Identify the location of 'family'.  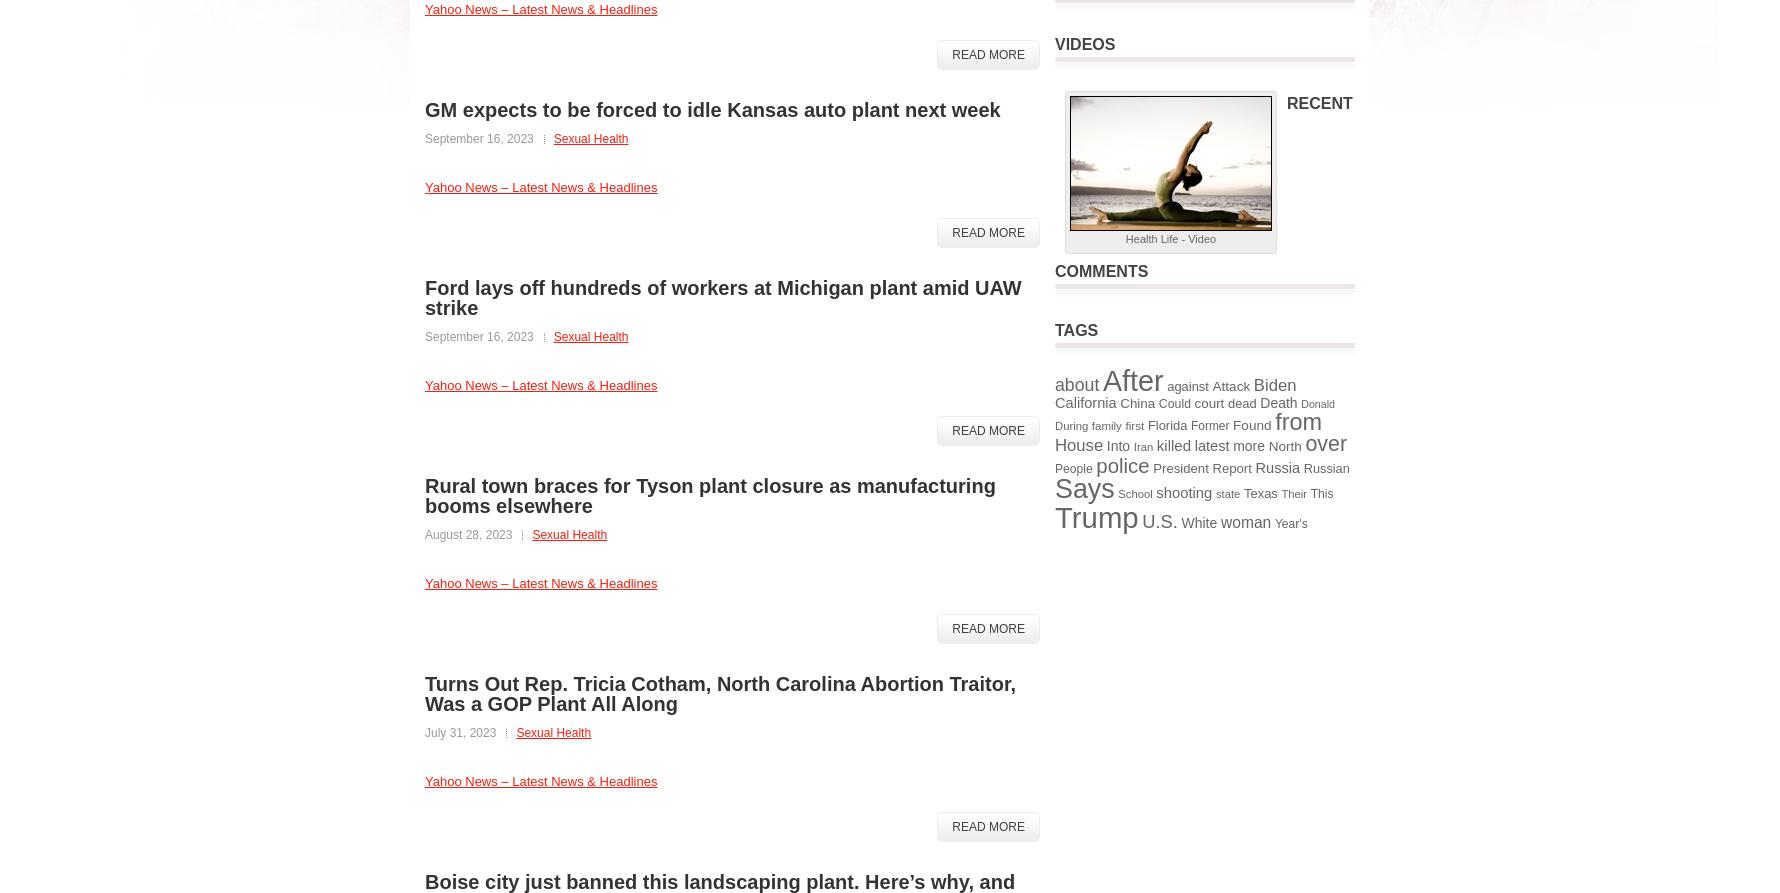
(1090, 424).